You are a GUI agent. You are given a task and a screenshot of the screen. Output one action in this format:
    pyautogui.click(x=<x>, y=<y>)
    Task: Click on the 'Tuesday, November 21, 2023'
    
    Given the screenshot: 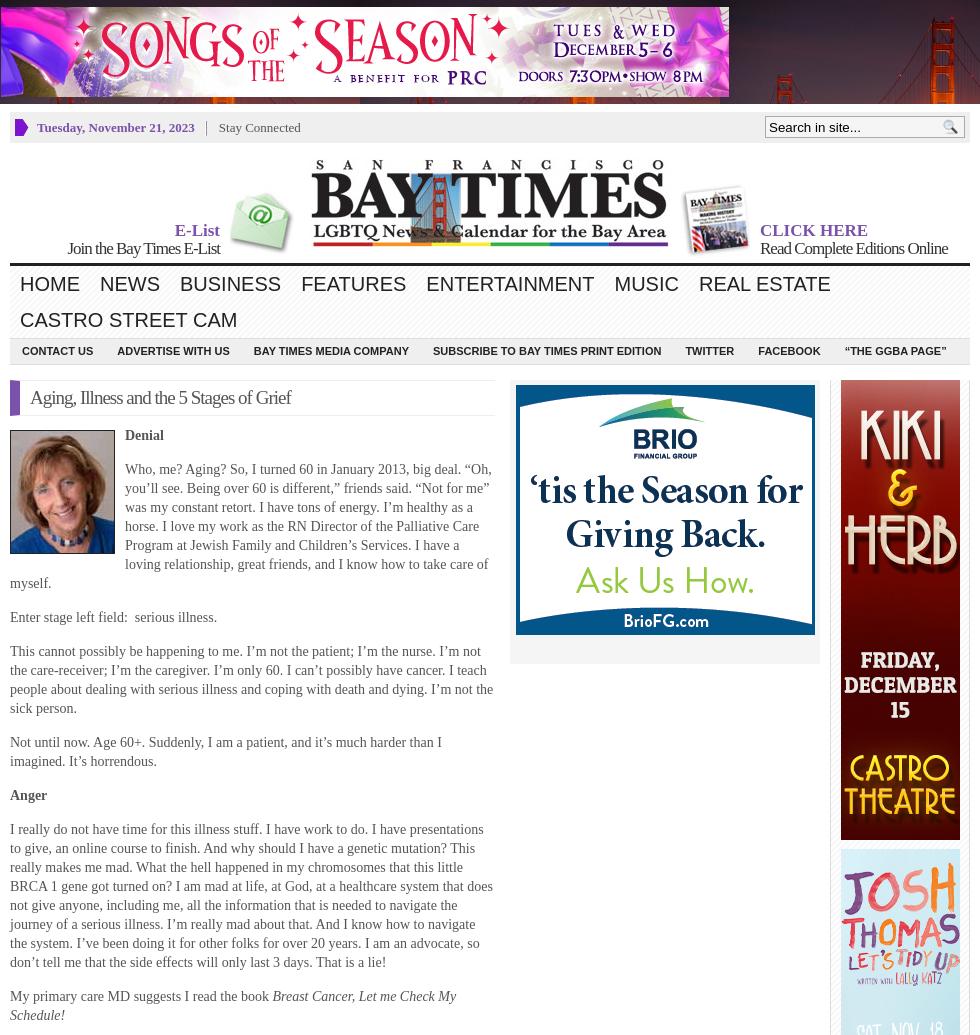 What is the action you would take?
    pyautogui.click(x=115, y=127)
    